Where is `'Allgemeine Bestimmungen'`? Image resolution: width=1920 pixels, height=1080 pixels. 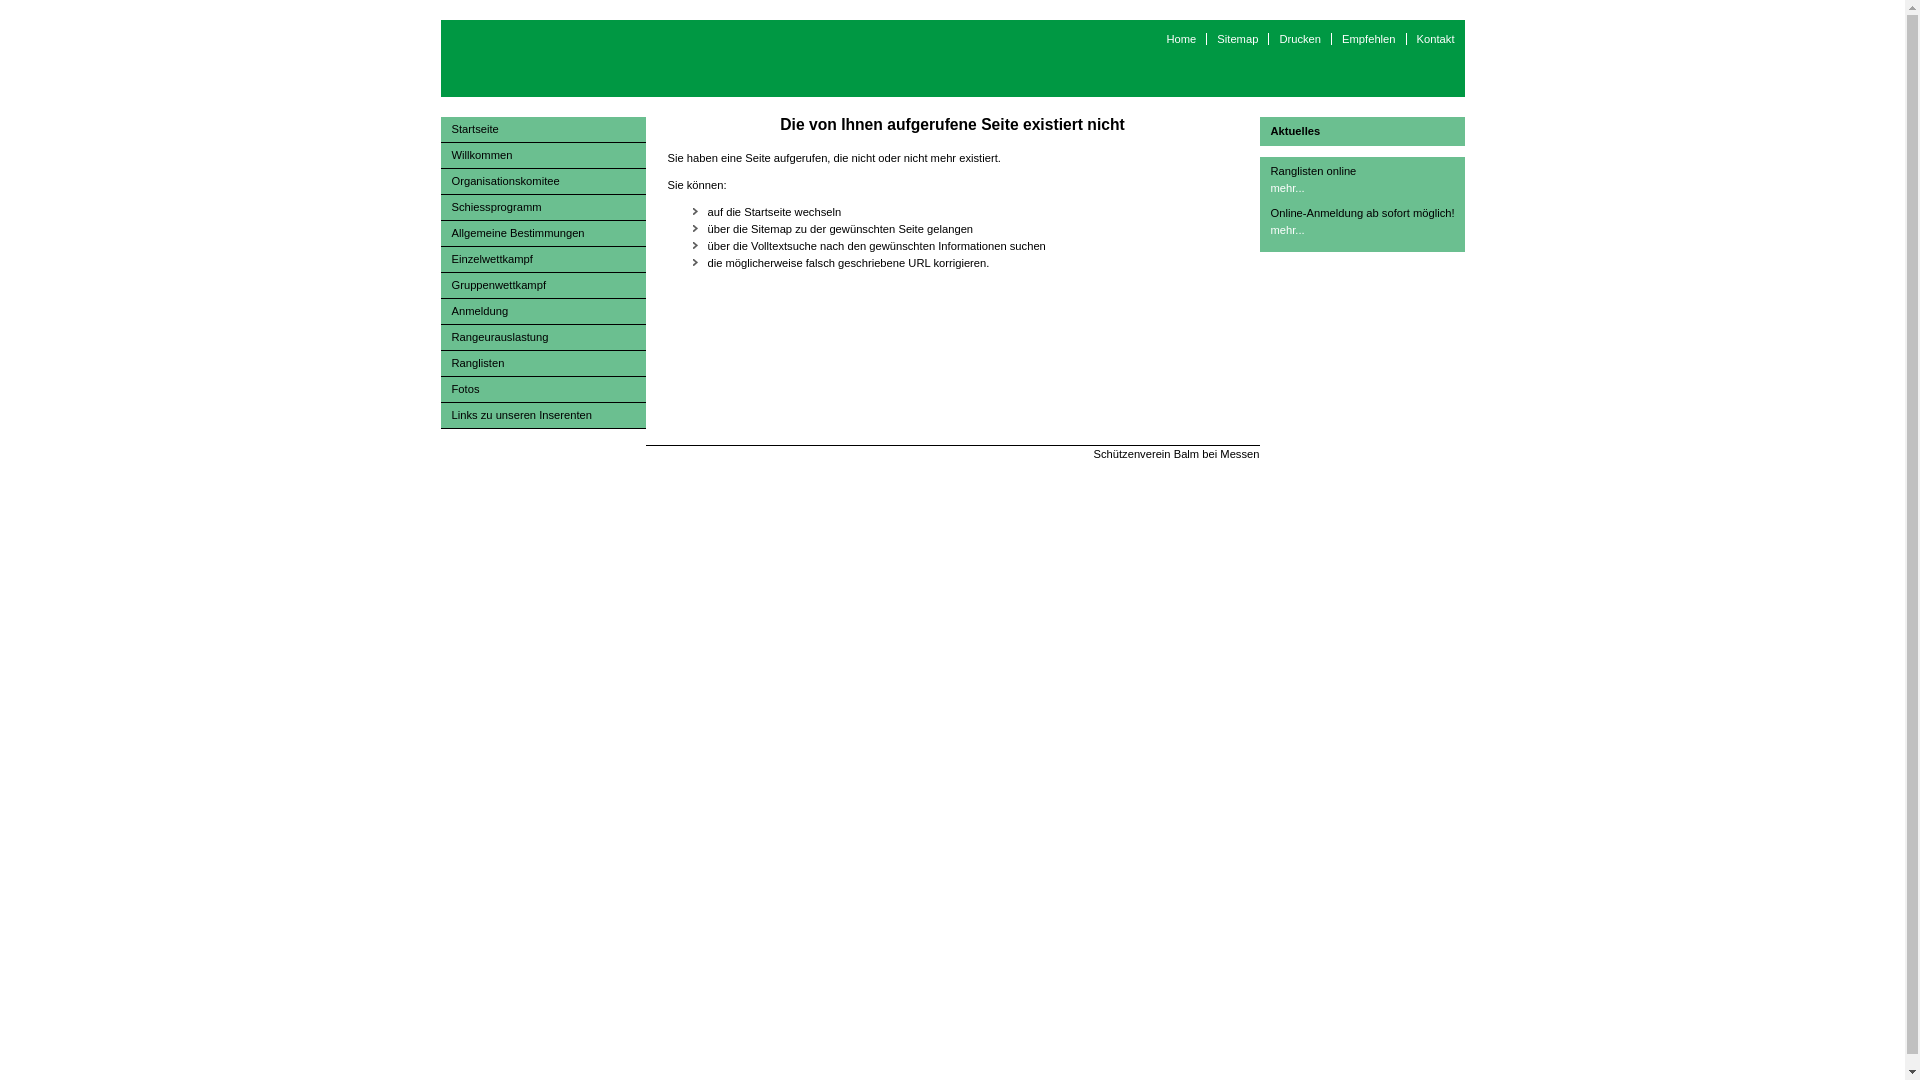
'Allgemeine Bestimmungen' is located at coordinates (542, 233).